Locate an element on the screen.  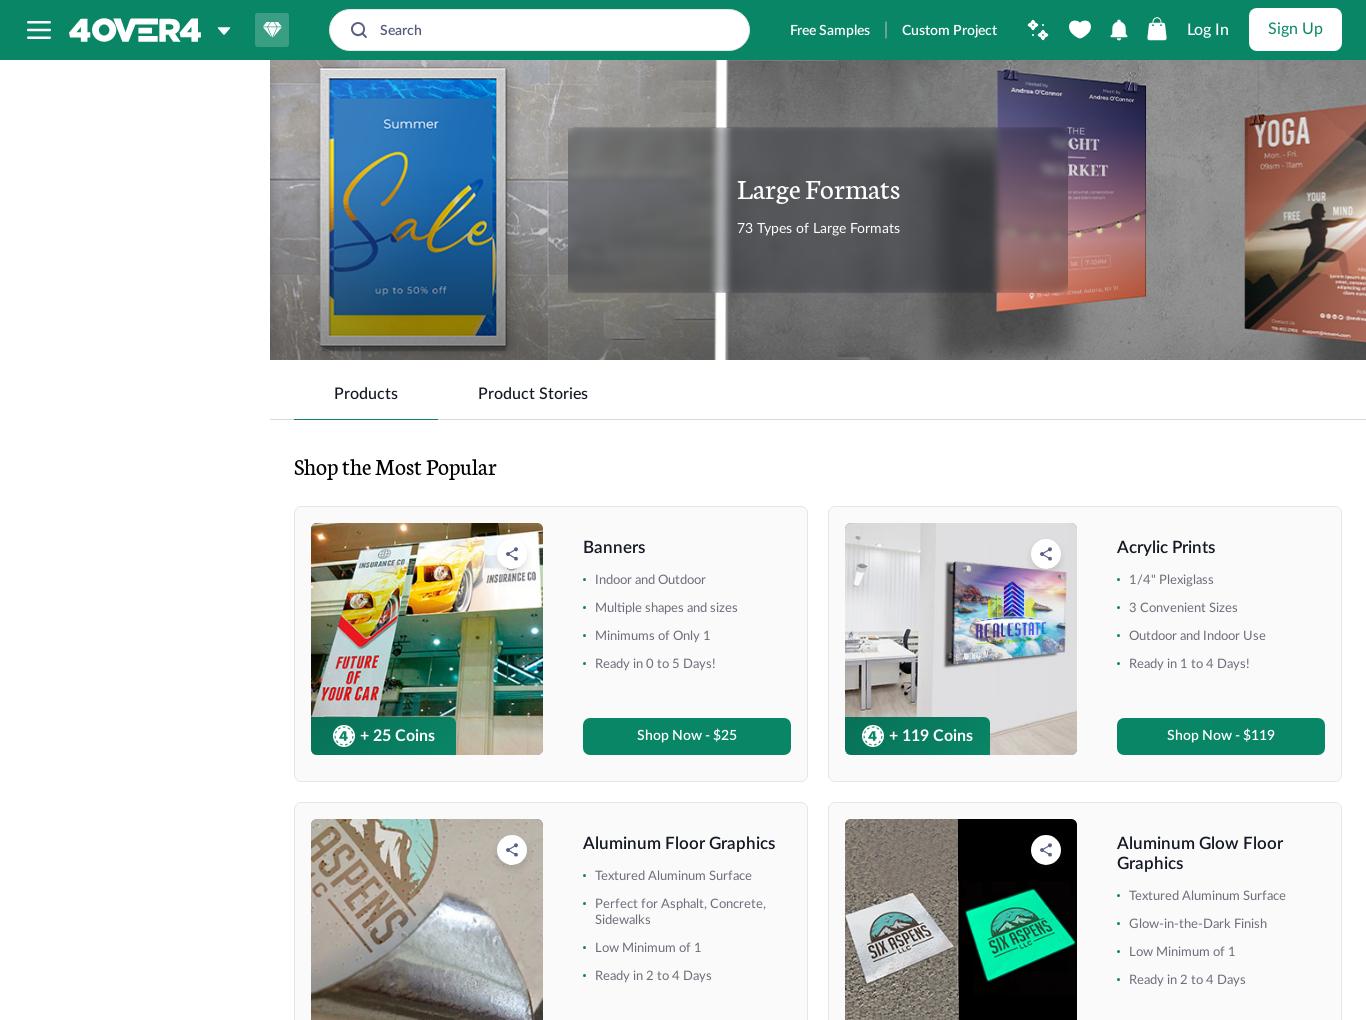
'+ Show More' is located at coordinates (65, 568).